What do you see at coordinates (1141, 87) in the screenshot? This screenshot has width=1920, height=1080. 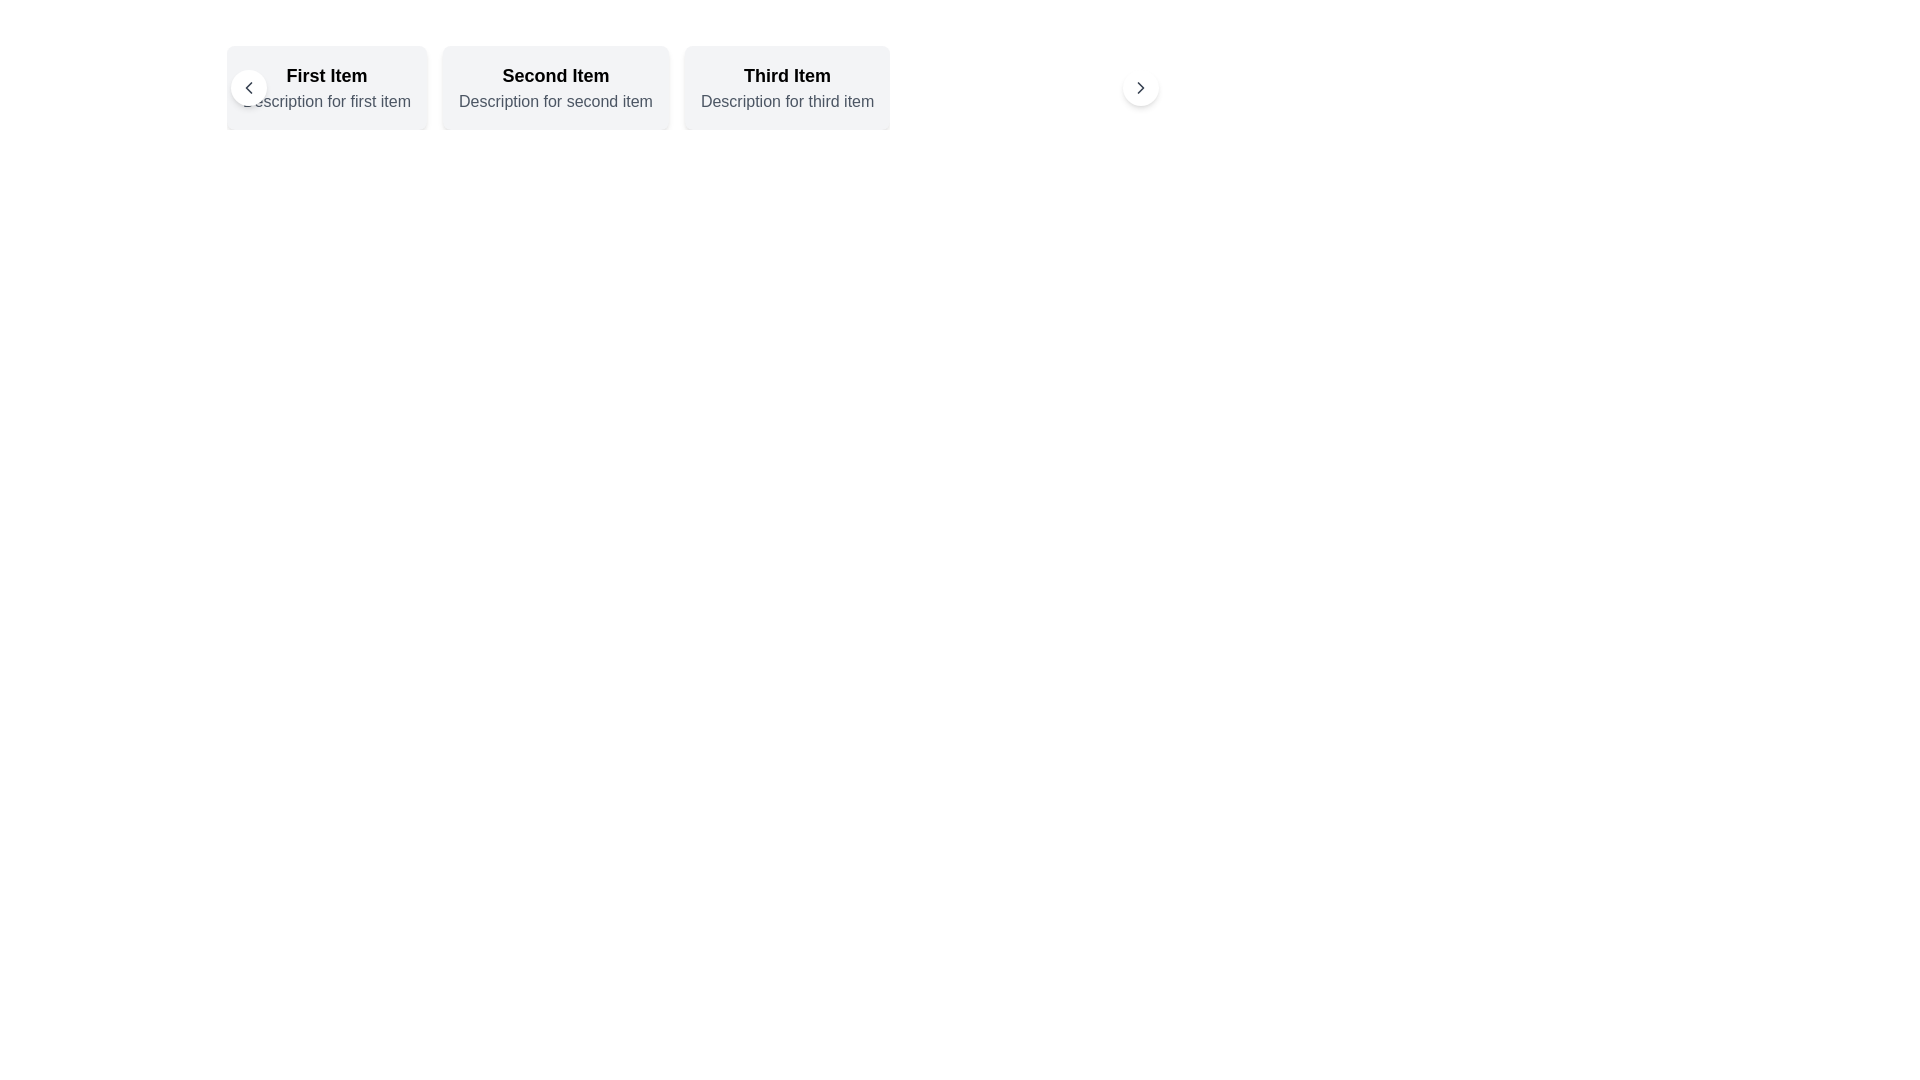 I see `the rightmost button used for navigating to the next set of items in the horizontally scrollable area` at bounding box center [1141, 87].